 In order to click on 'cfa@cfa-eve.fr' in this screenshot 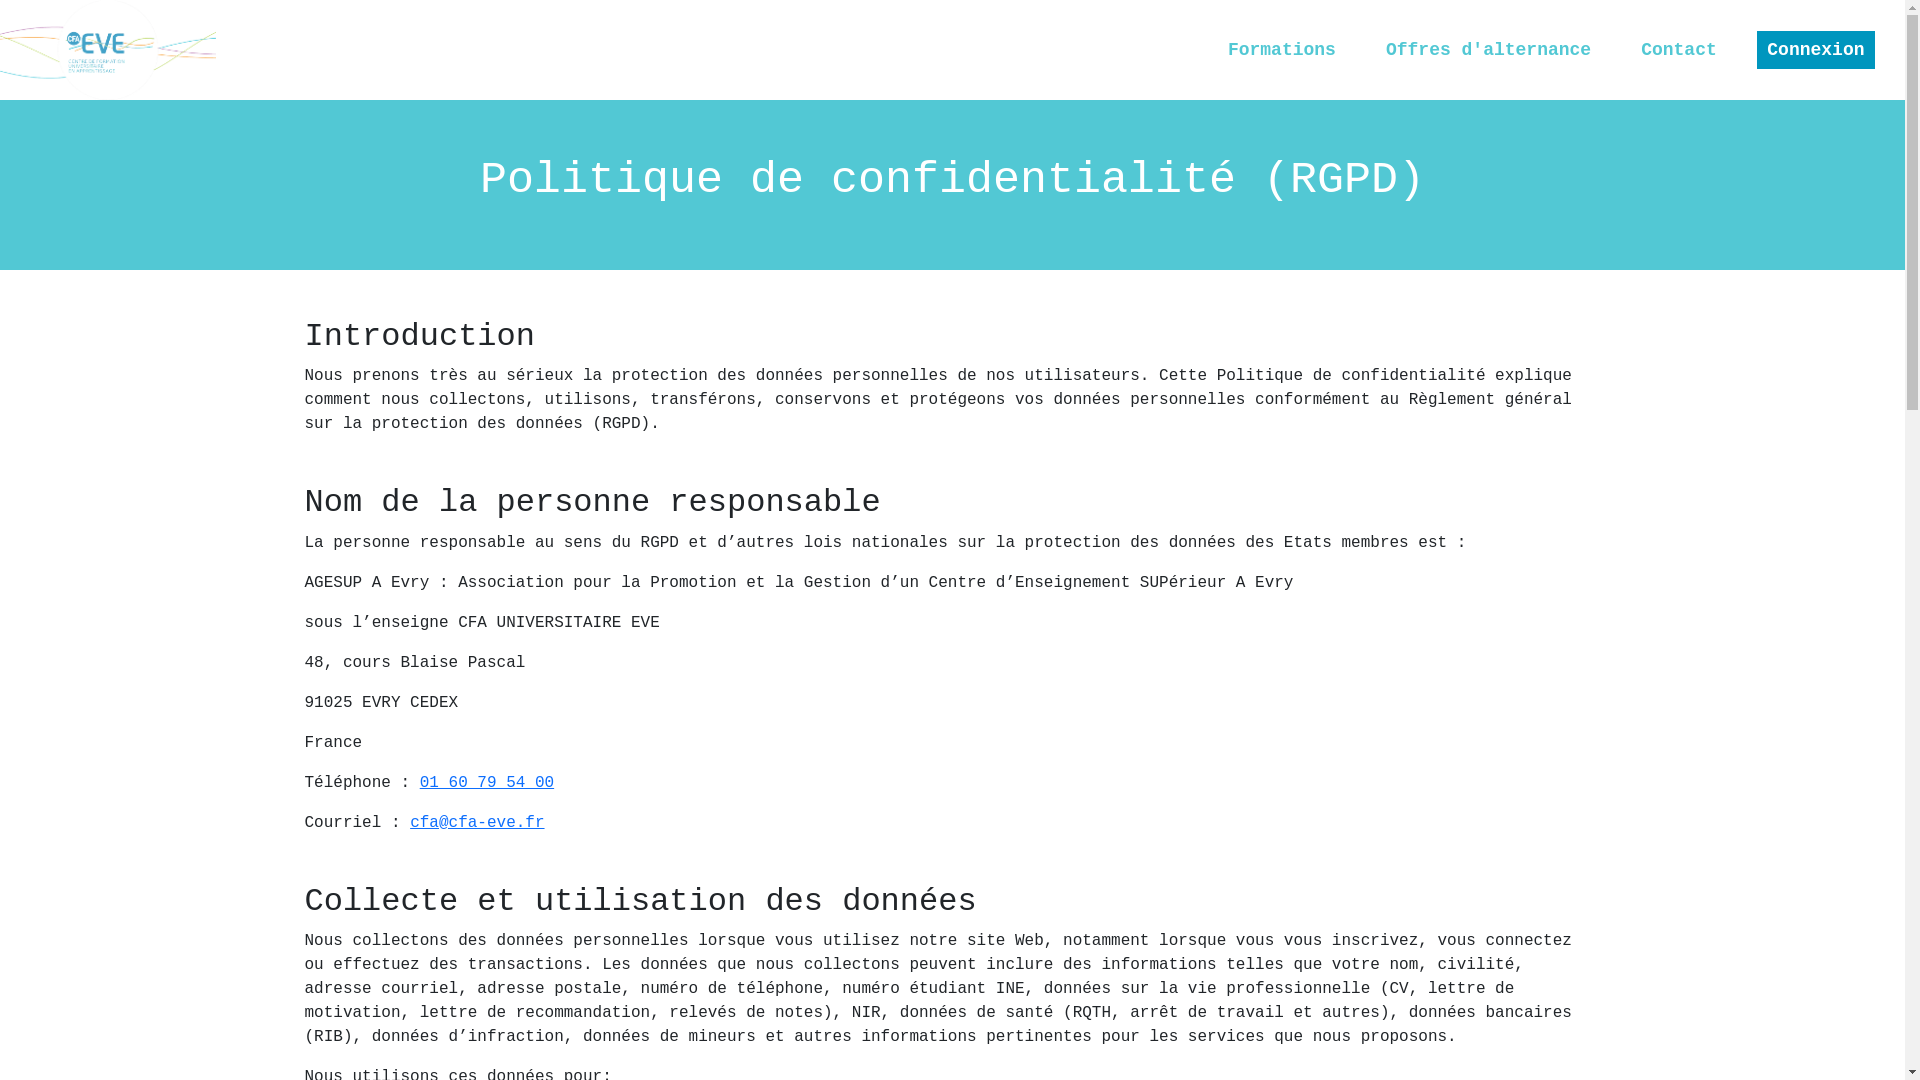, I will do `click(475, 822)`.